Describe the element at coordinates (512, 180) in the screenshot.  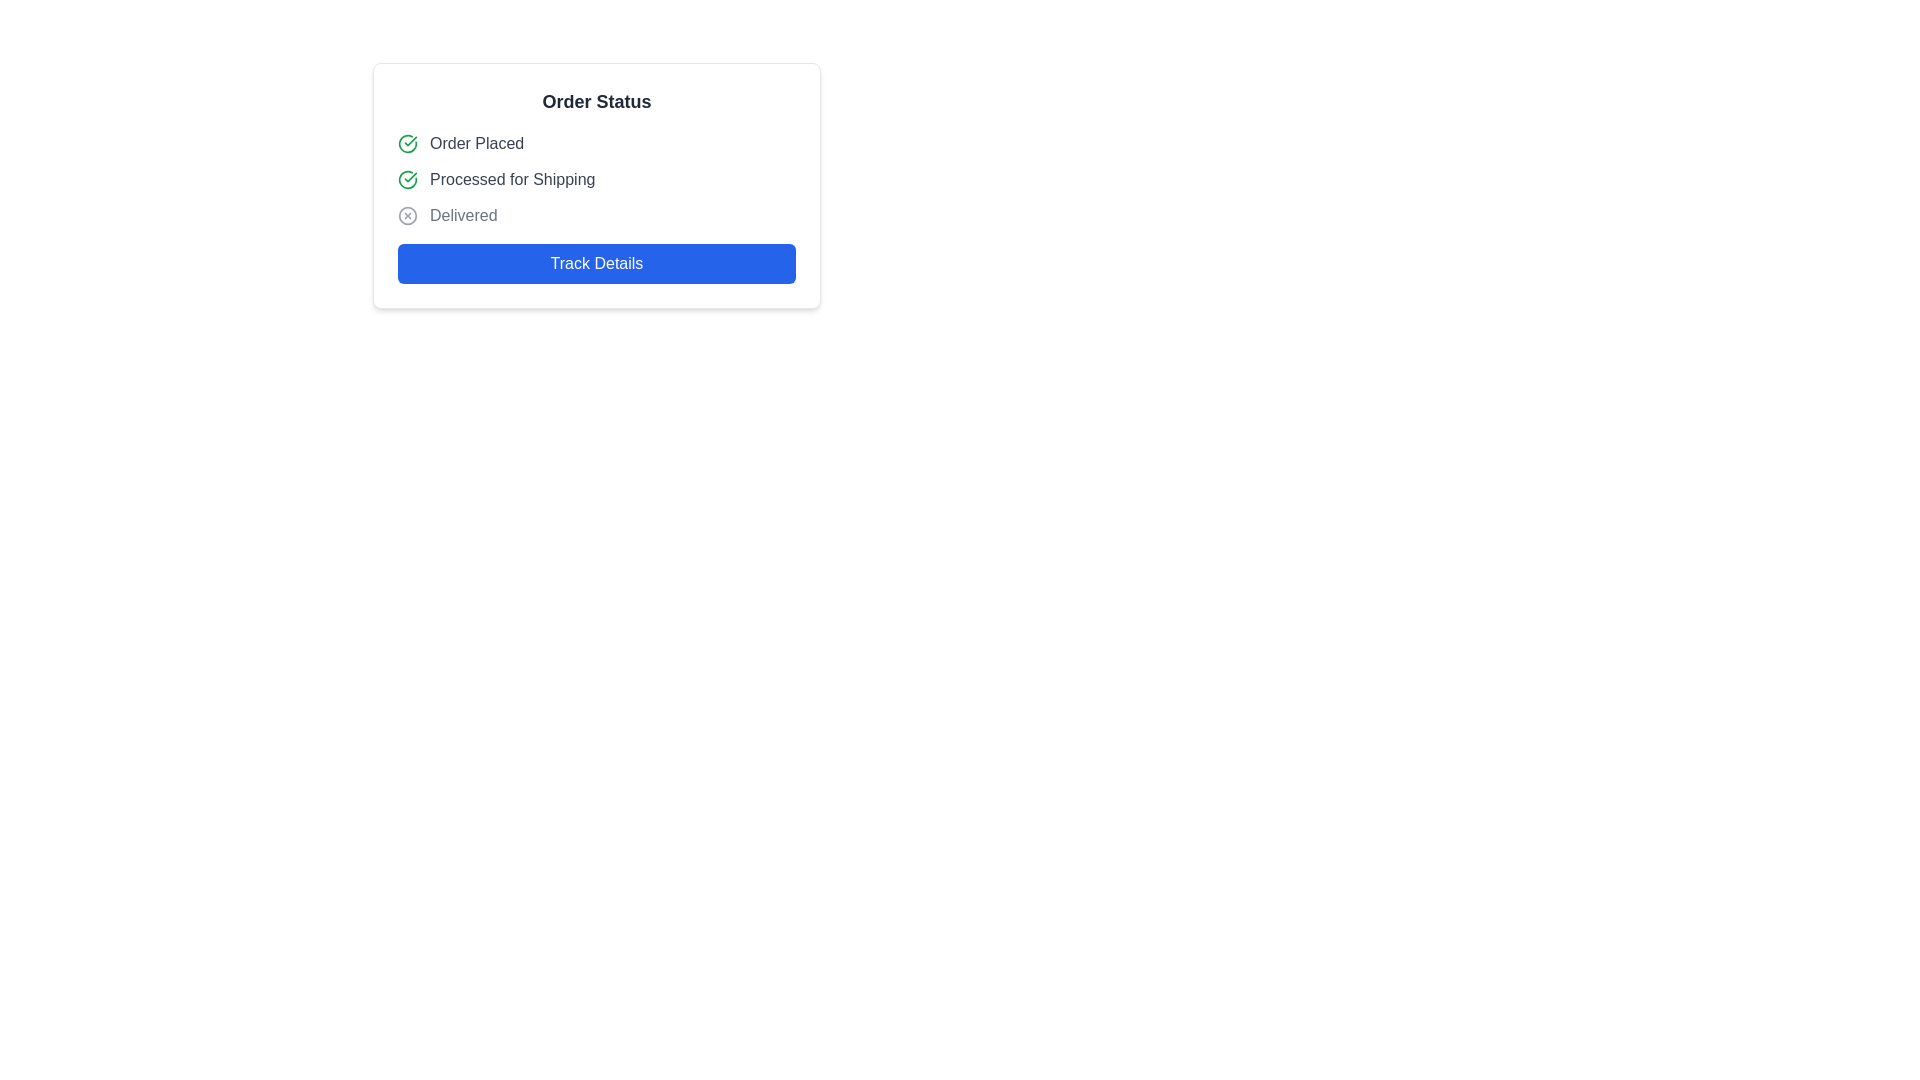
I see `the Text Label element reading 'Processed for Shipping', which is styled in a gray font and located in the order status list between 'Order Placed' and 'Delivered'` at that location.